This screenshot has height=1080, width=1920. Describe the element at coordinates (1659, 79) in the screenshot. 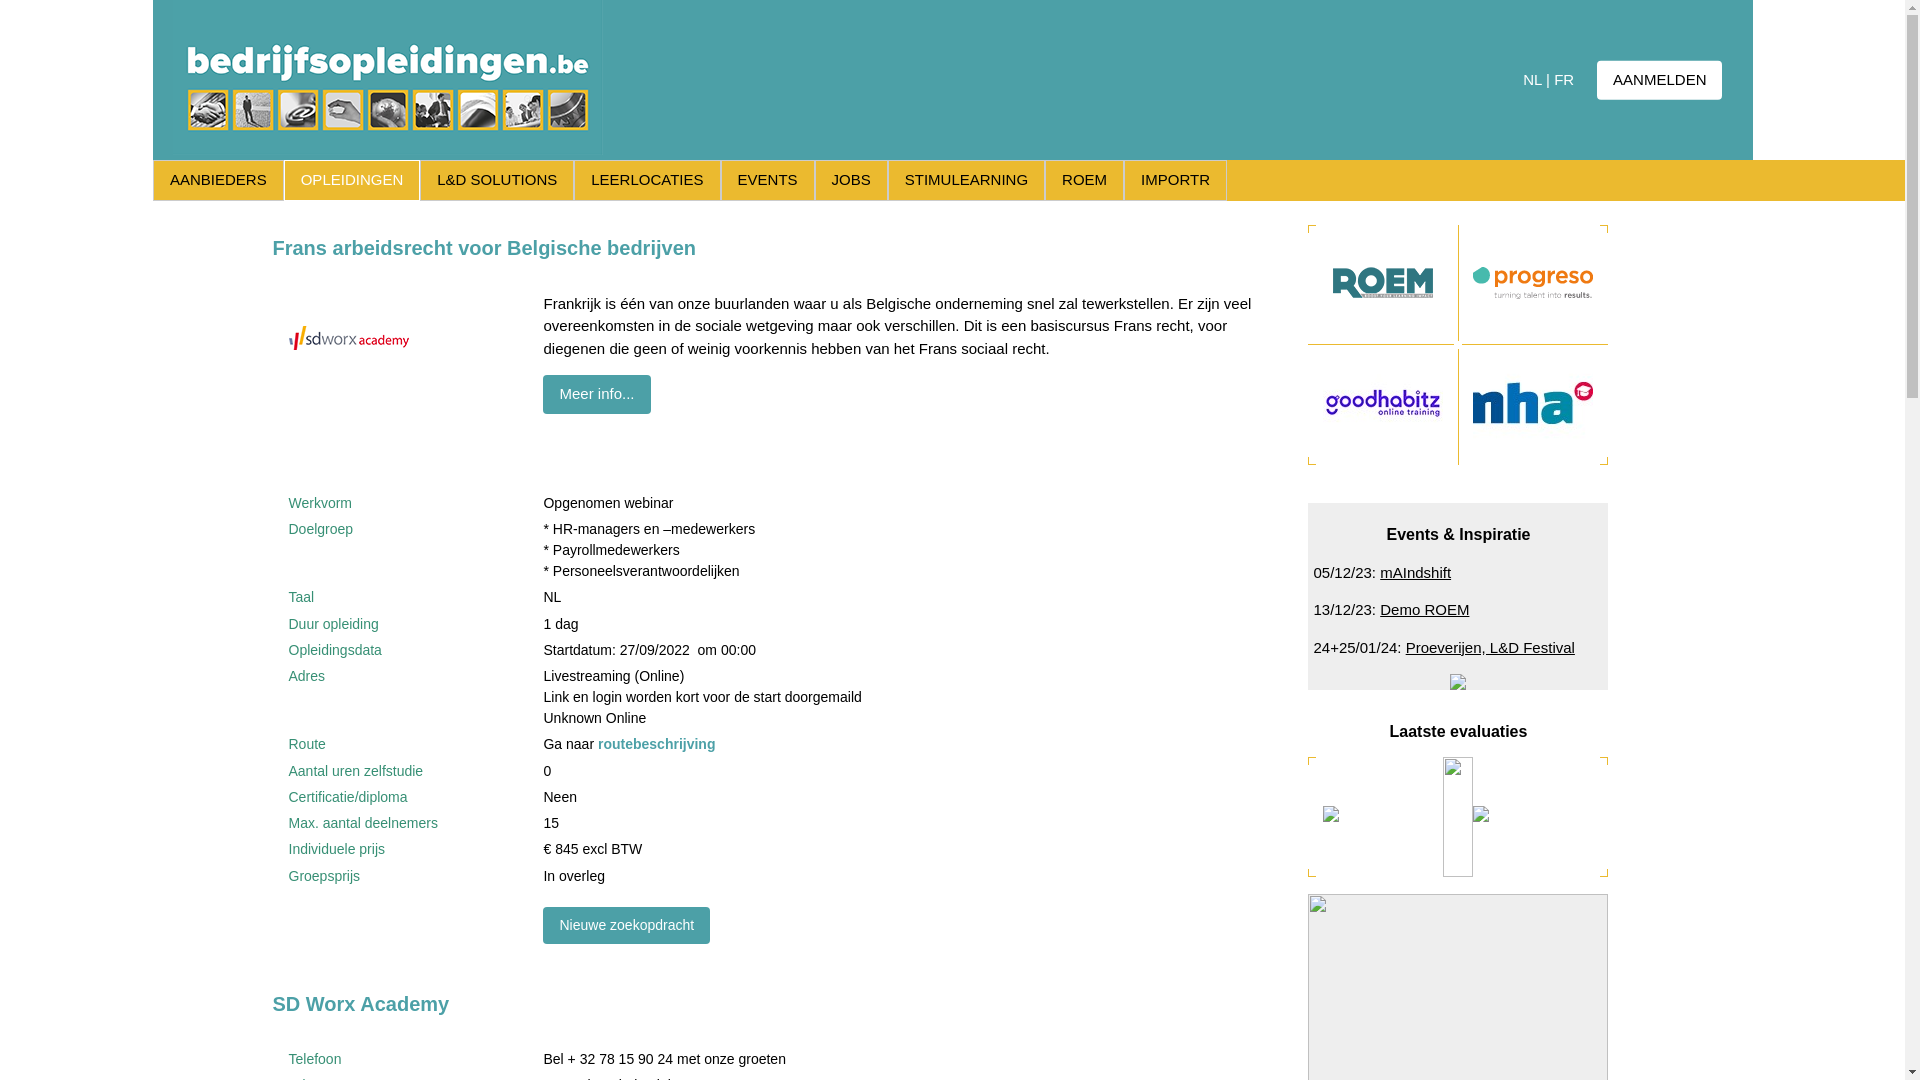

I see `'AANMELDEN'` at that location.